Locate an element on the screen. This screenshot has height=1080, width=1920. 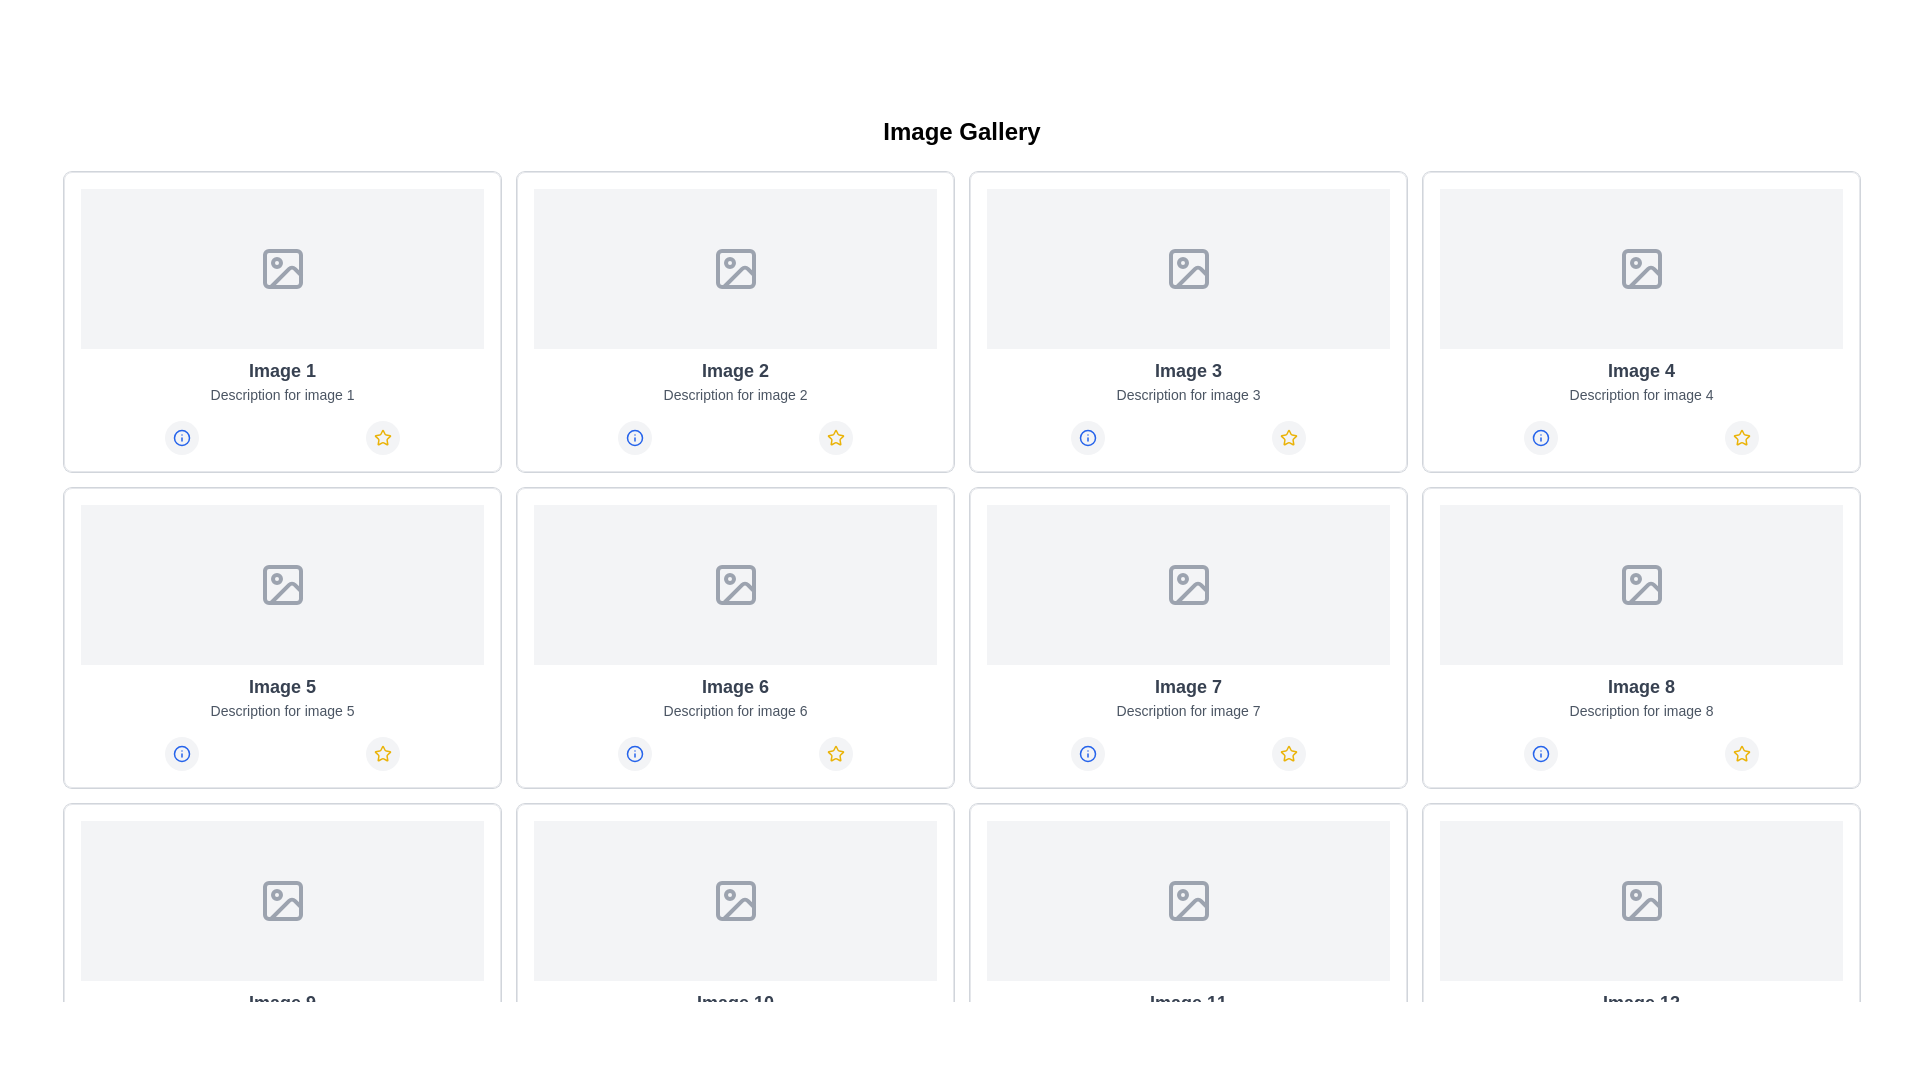
the Placeholder Icon, which is a minimalistic image representation featuring a gray outlined square with a circle and a slanted line, located at the center of the placeholder box for Image 13 is located at coordinates (1641, 901).